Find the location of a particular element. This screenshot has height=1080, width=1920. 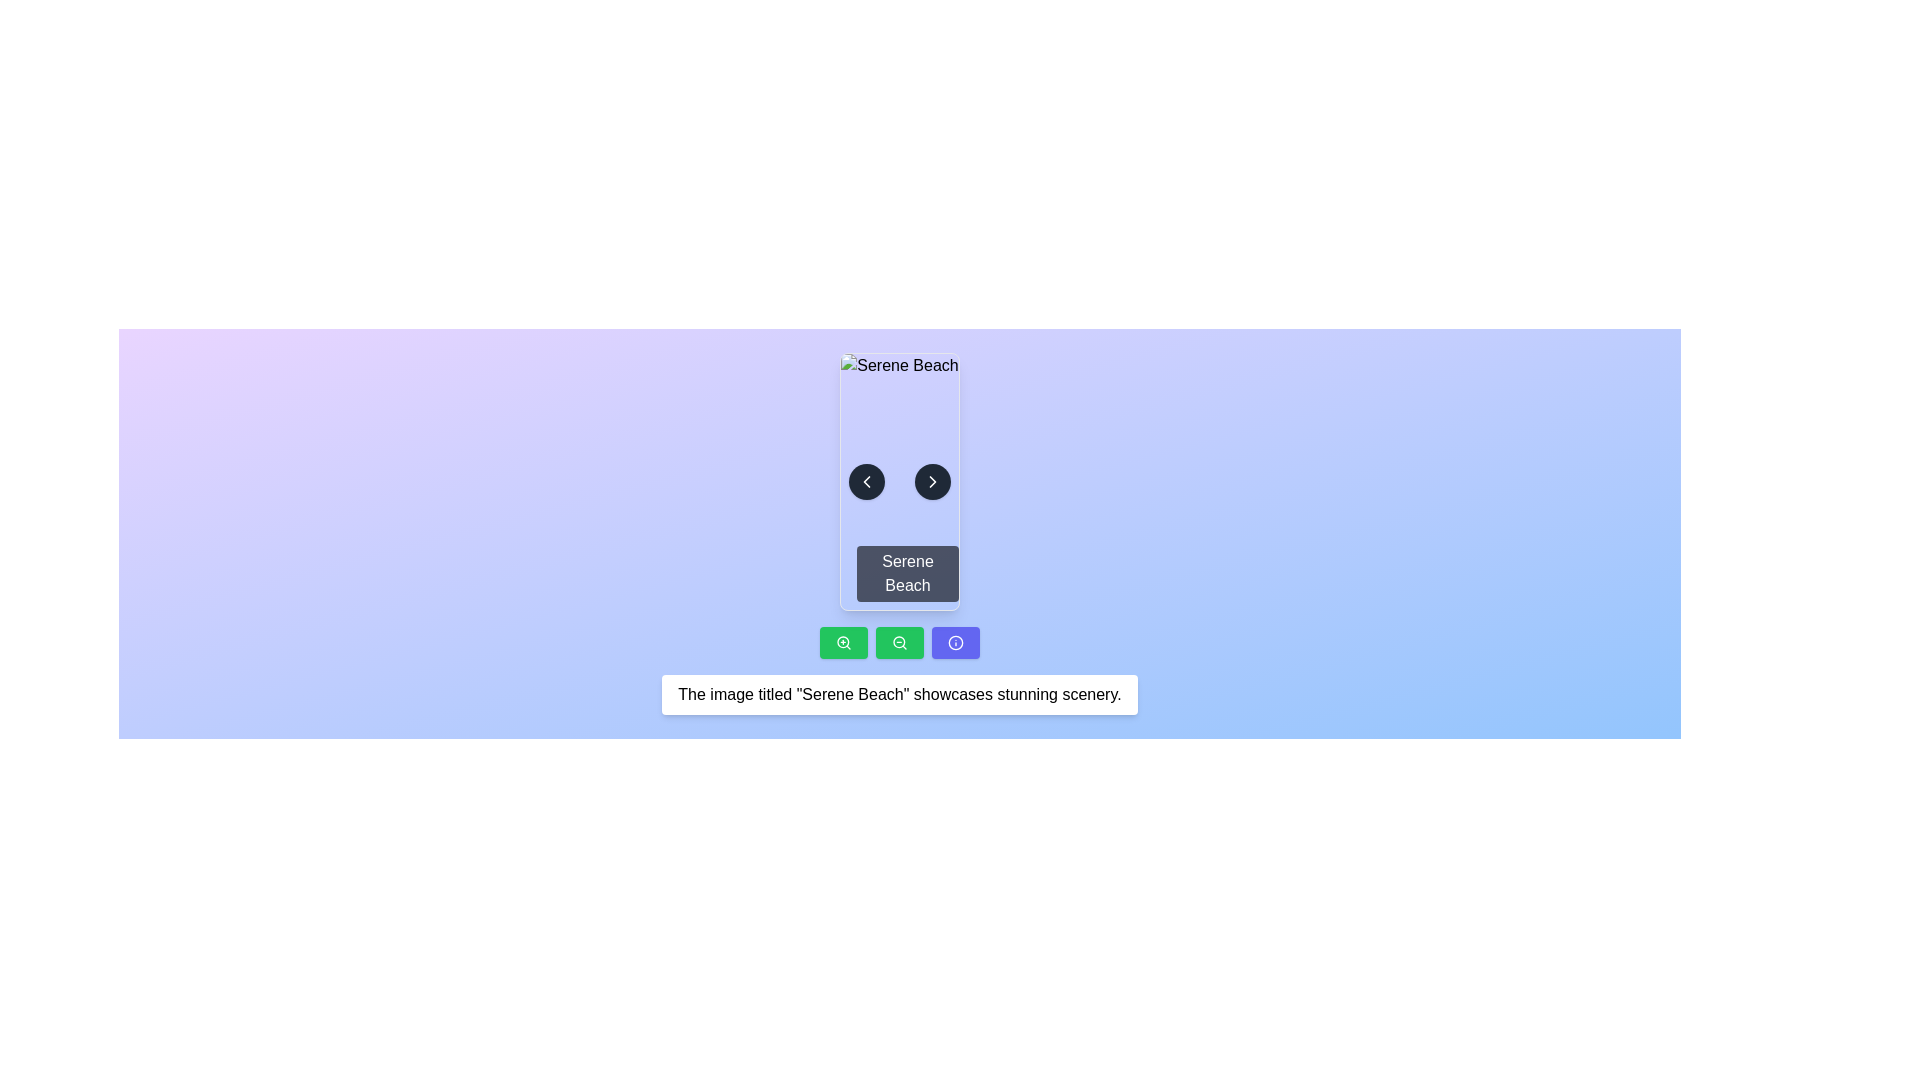

the circular button with a gray background and a white right arrow icon located in the center-right position of the 'Serene Beach' card component is located at coordinates (931, 482).